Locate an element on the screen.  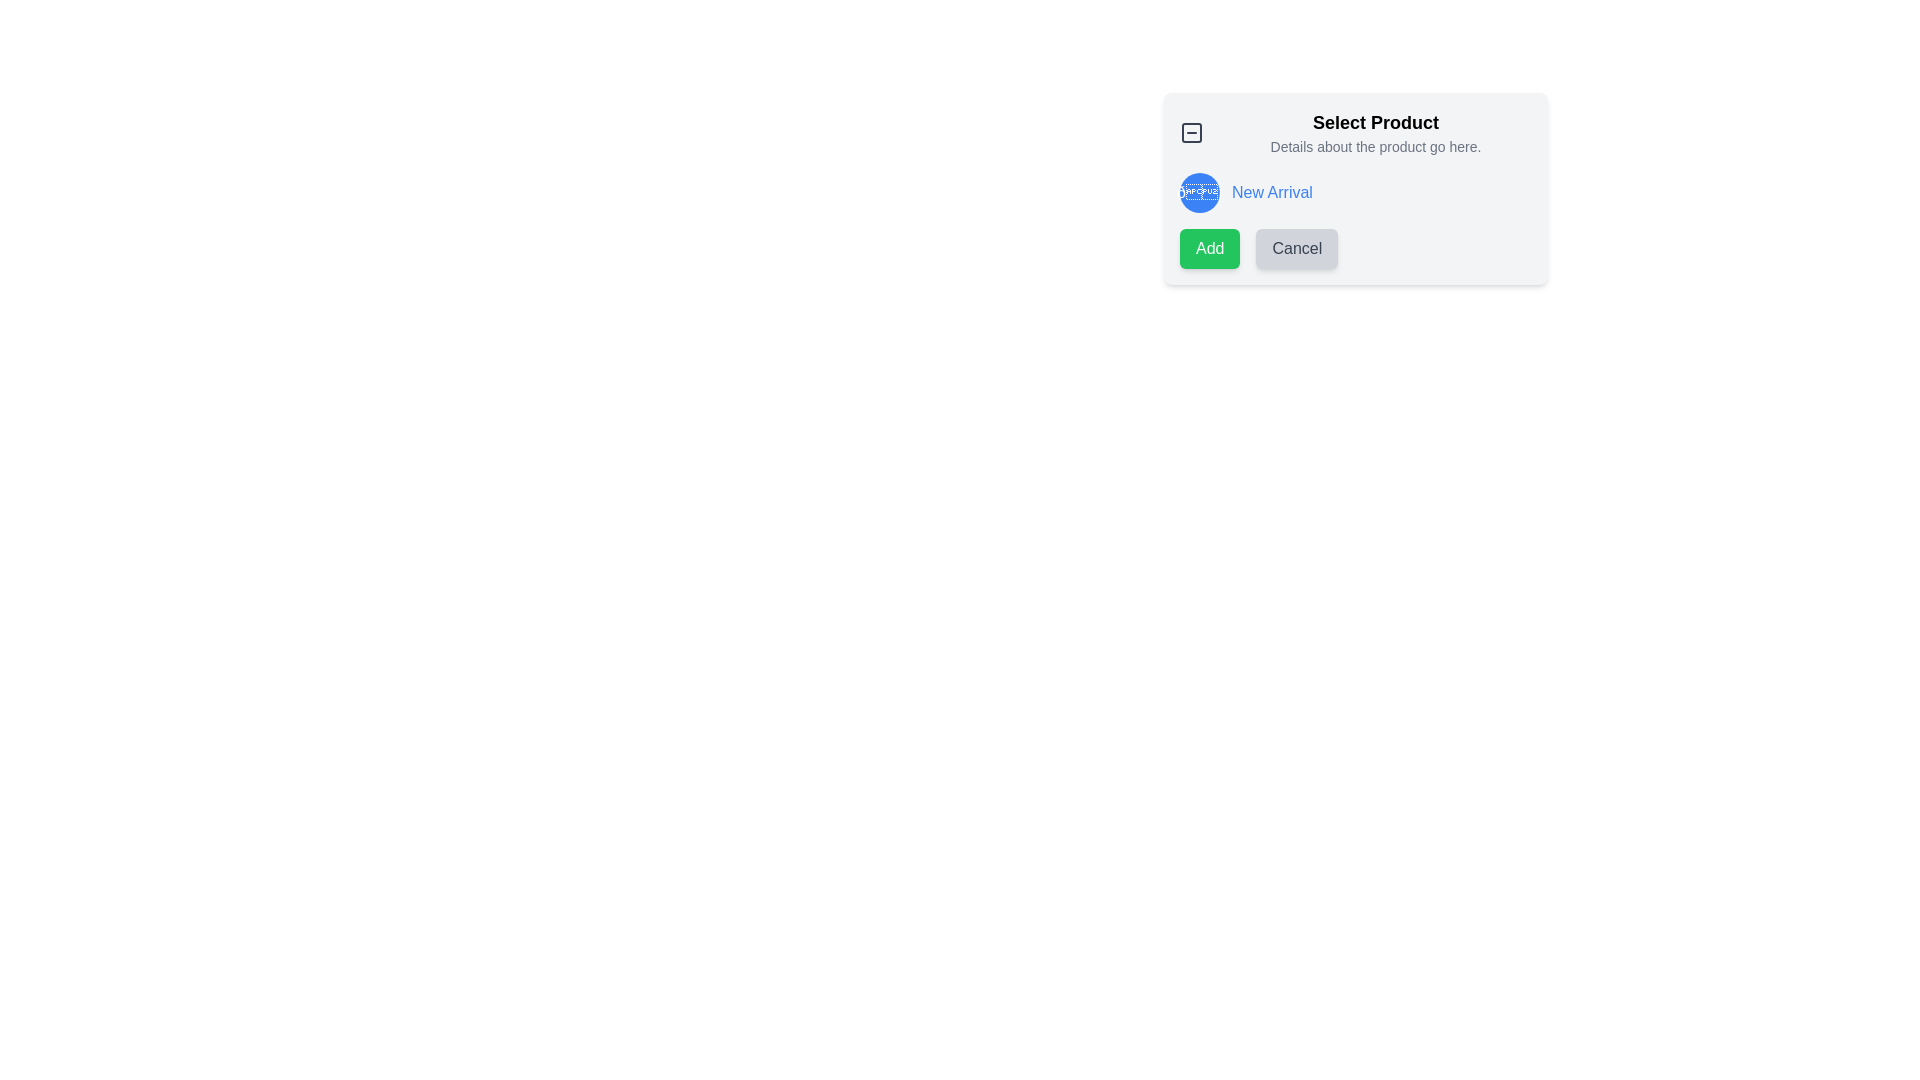
the informational text block titled 'Select Product' is located at coordinates (1375, 132).